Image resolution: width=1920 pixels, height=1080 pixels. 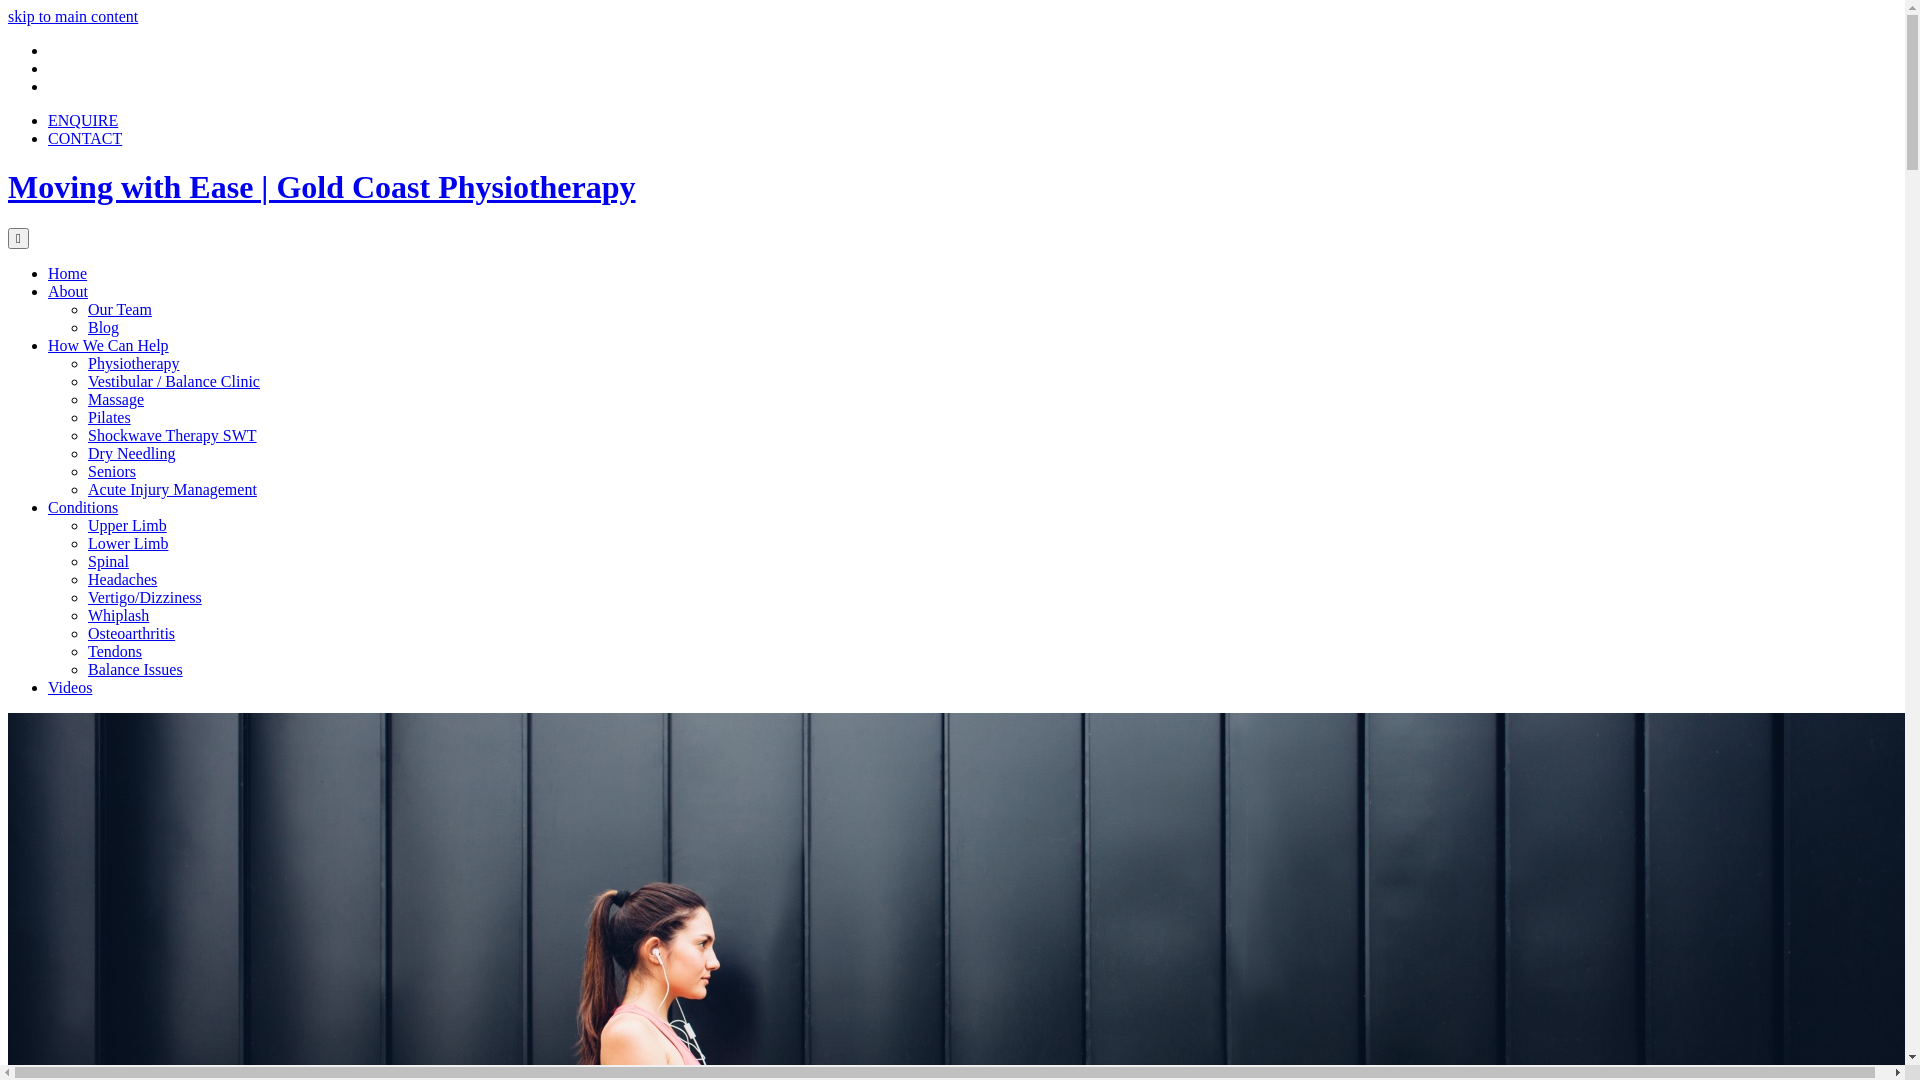 I want to click on 'Osteoarthritis', so click(x=130, y=633).